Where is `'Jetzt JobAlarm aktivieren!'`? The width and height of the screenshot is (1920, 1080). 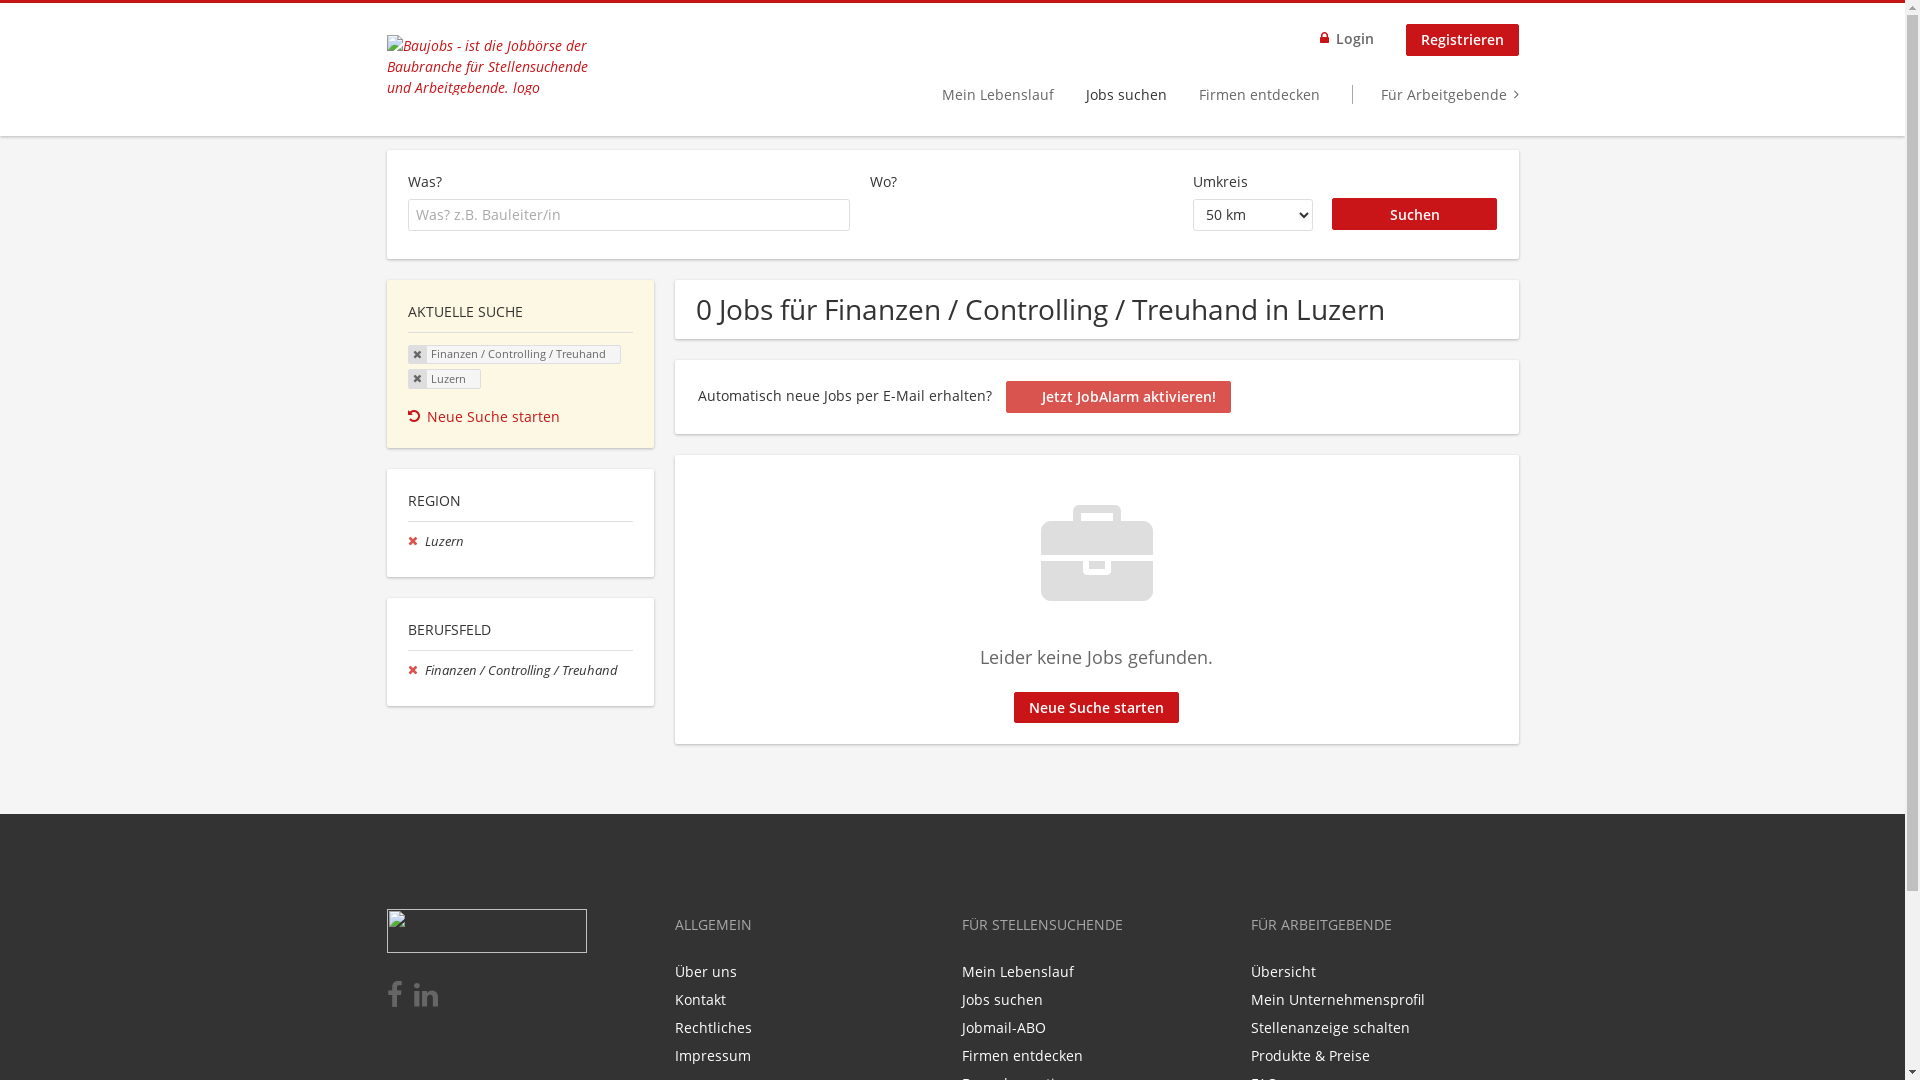 'Jetzt JobAlarm aktivieren!' is located at coordinates (1117, 397).